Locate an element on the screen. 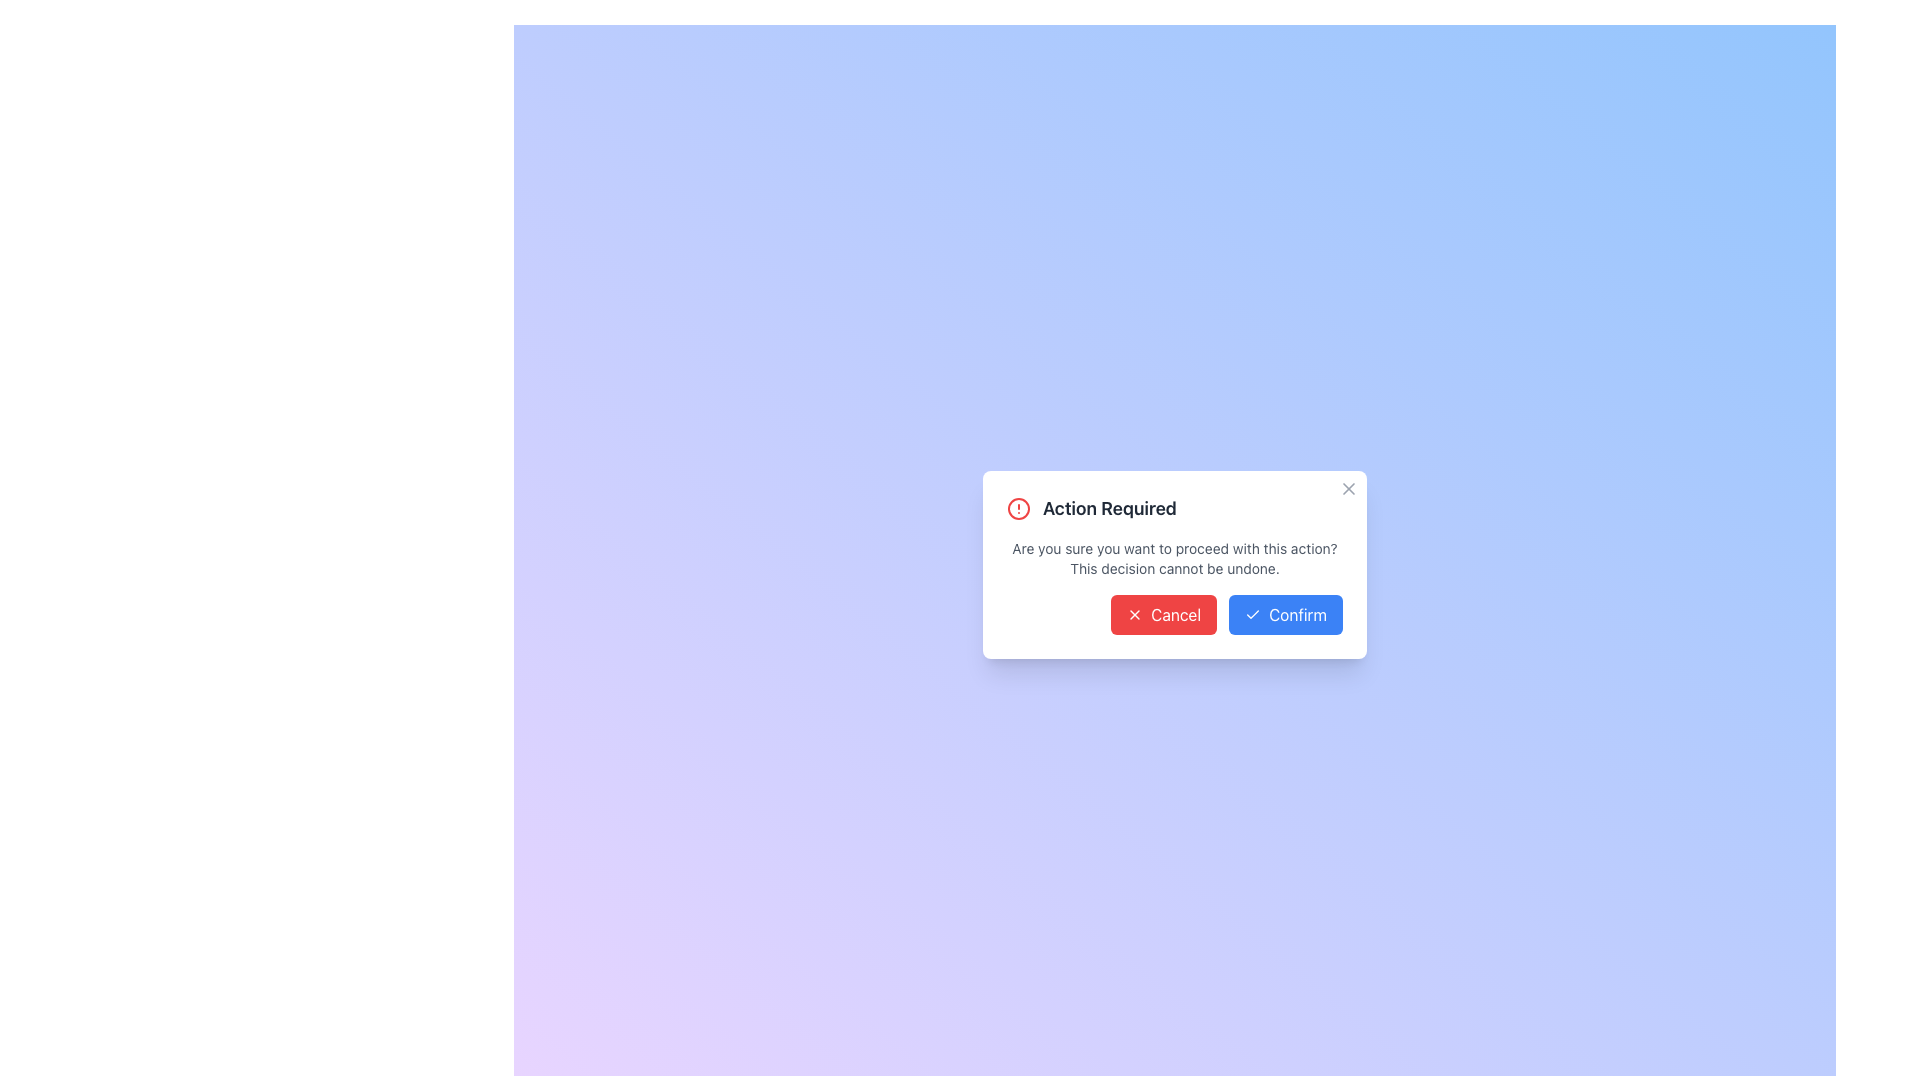 Image resolution: width=1920 pixels, height=1080 pixels. the small icon featuring a bold 'X' design, which is framed by a red circular background and located to the left of the 'Cancel' text in a red button is located at coordinates (1135, 613).